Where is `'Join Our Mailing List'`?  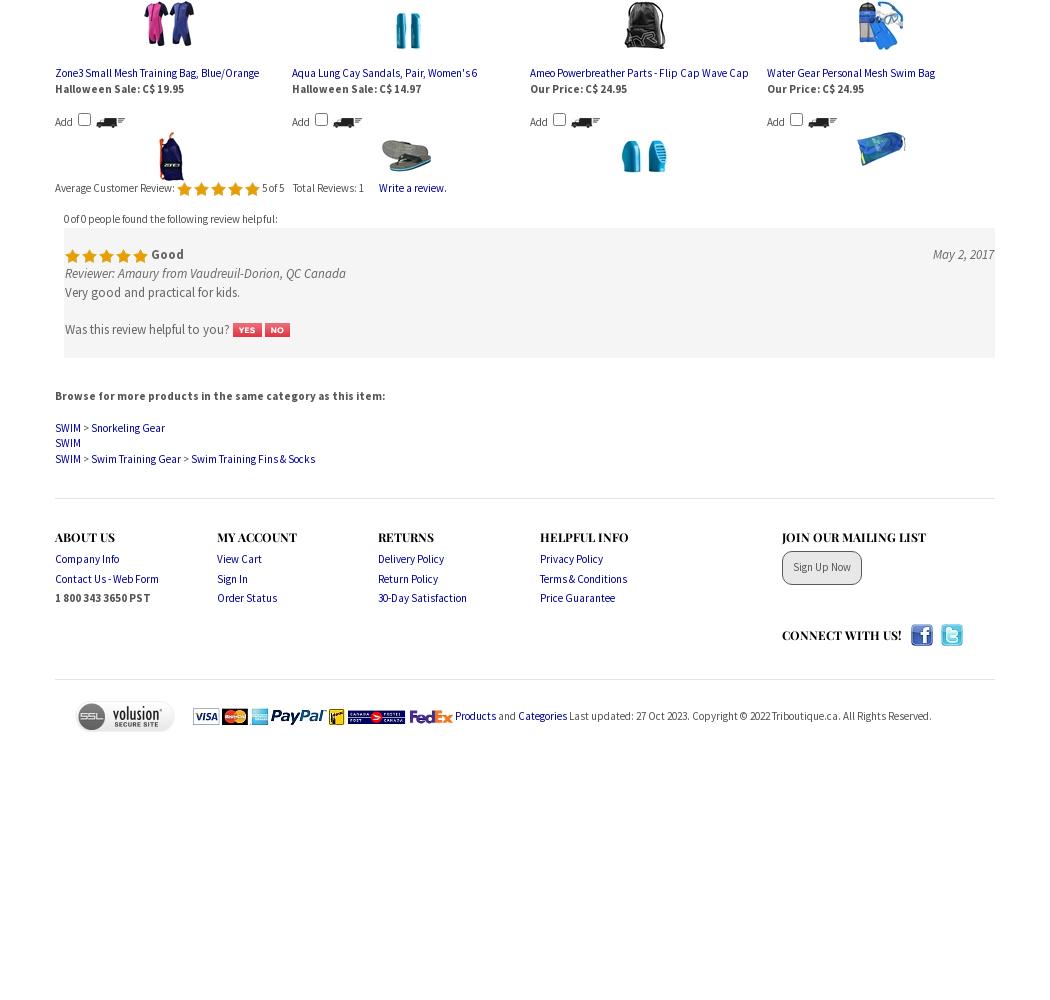
'Join Our Mailing List' is located at coordinates (853, 536).